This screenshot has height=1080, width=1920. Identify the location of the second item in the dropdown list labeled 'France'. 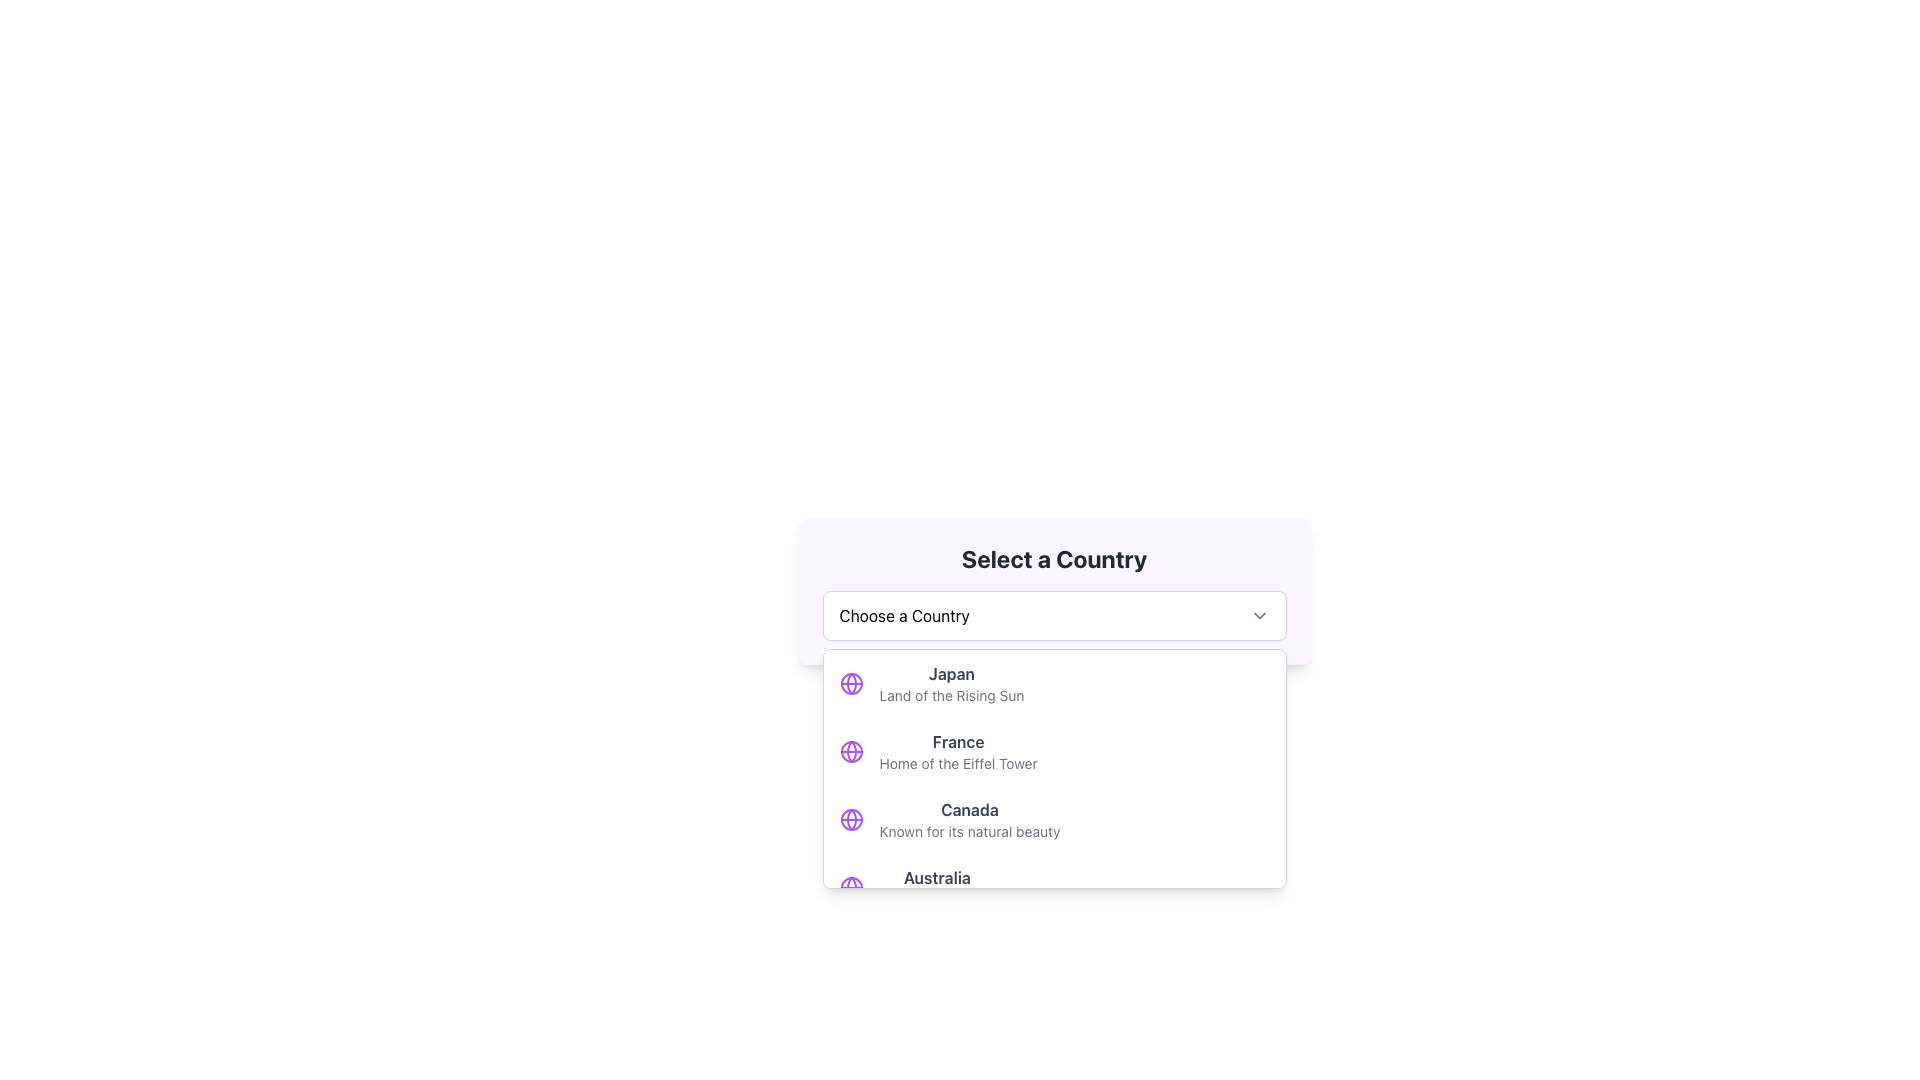
(957, 752).